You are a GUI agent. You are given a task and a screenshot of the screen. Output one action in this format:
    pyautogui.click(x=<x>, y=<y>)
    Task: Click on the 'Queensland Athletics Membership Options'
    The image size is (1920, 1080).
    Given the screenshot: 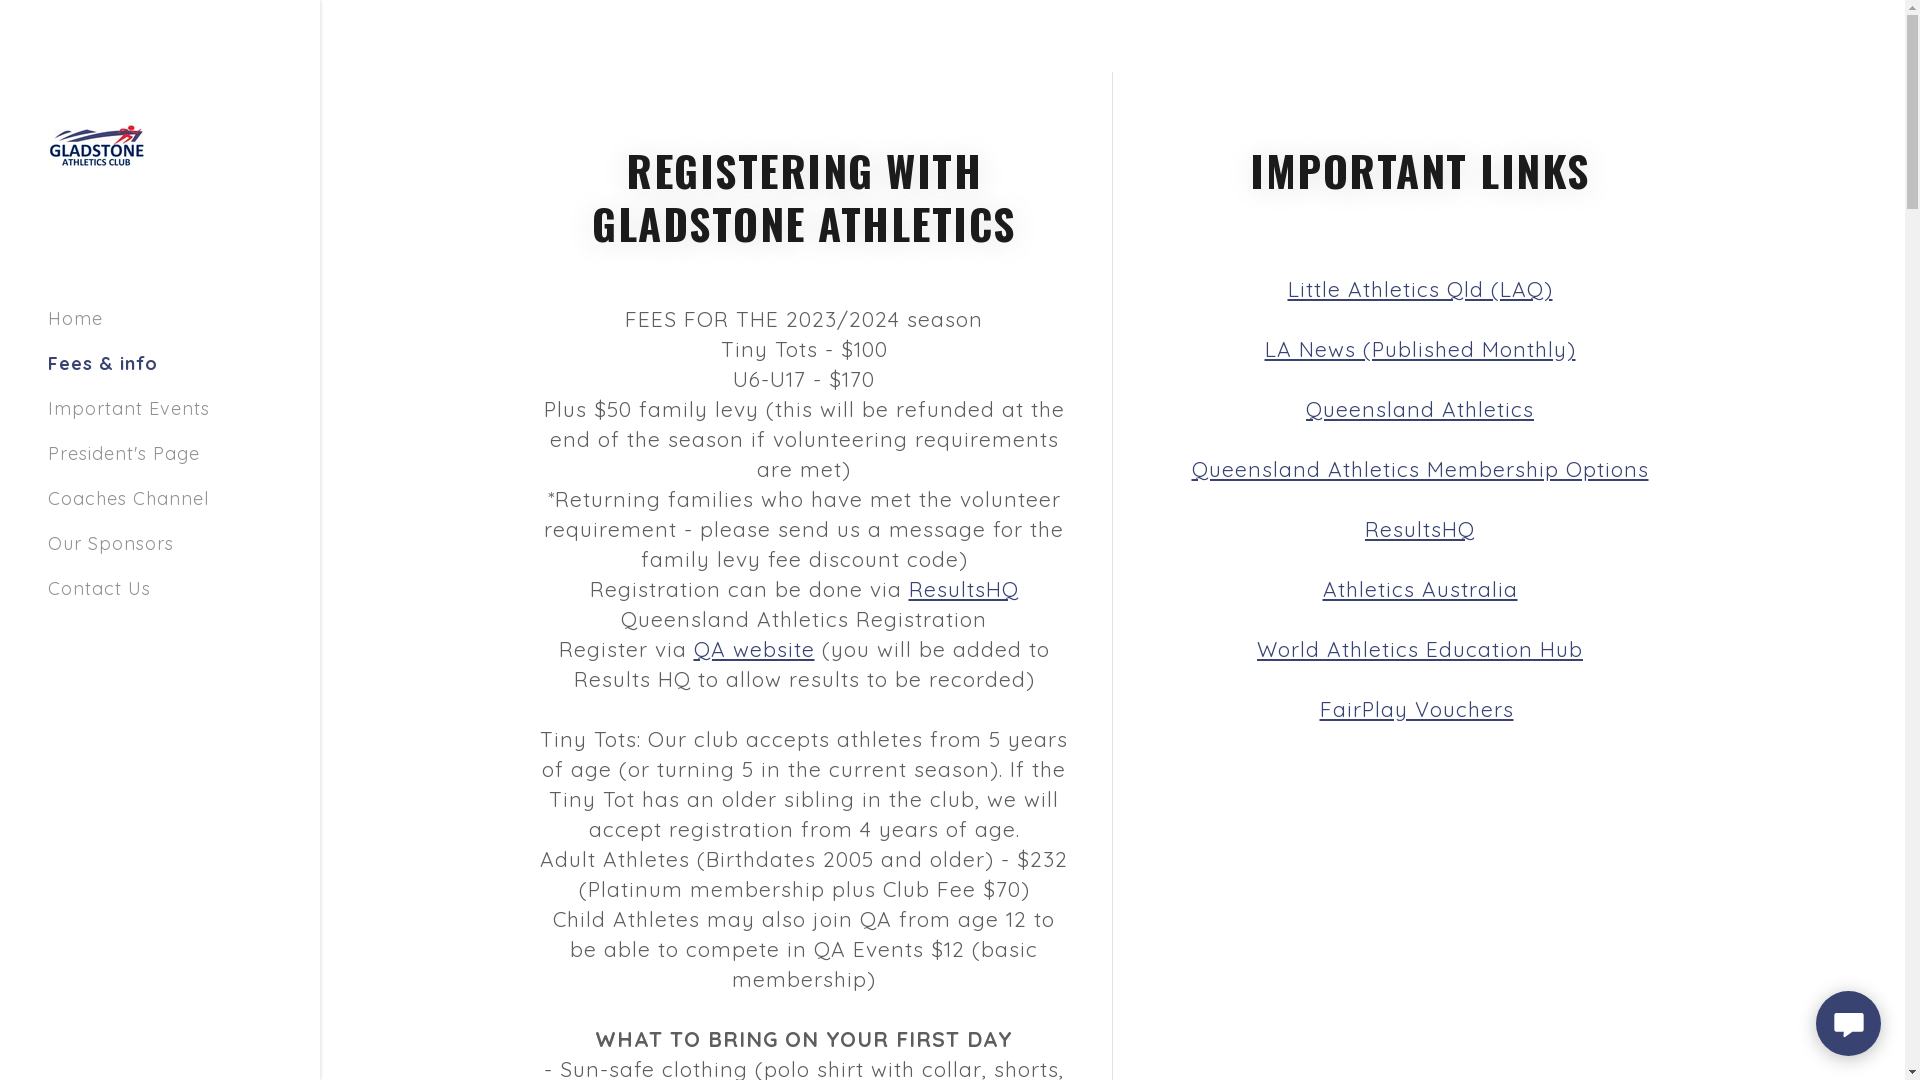 What is the action you would take?
    pyautogui.click(x=1419, y=469)
    